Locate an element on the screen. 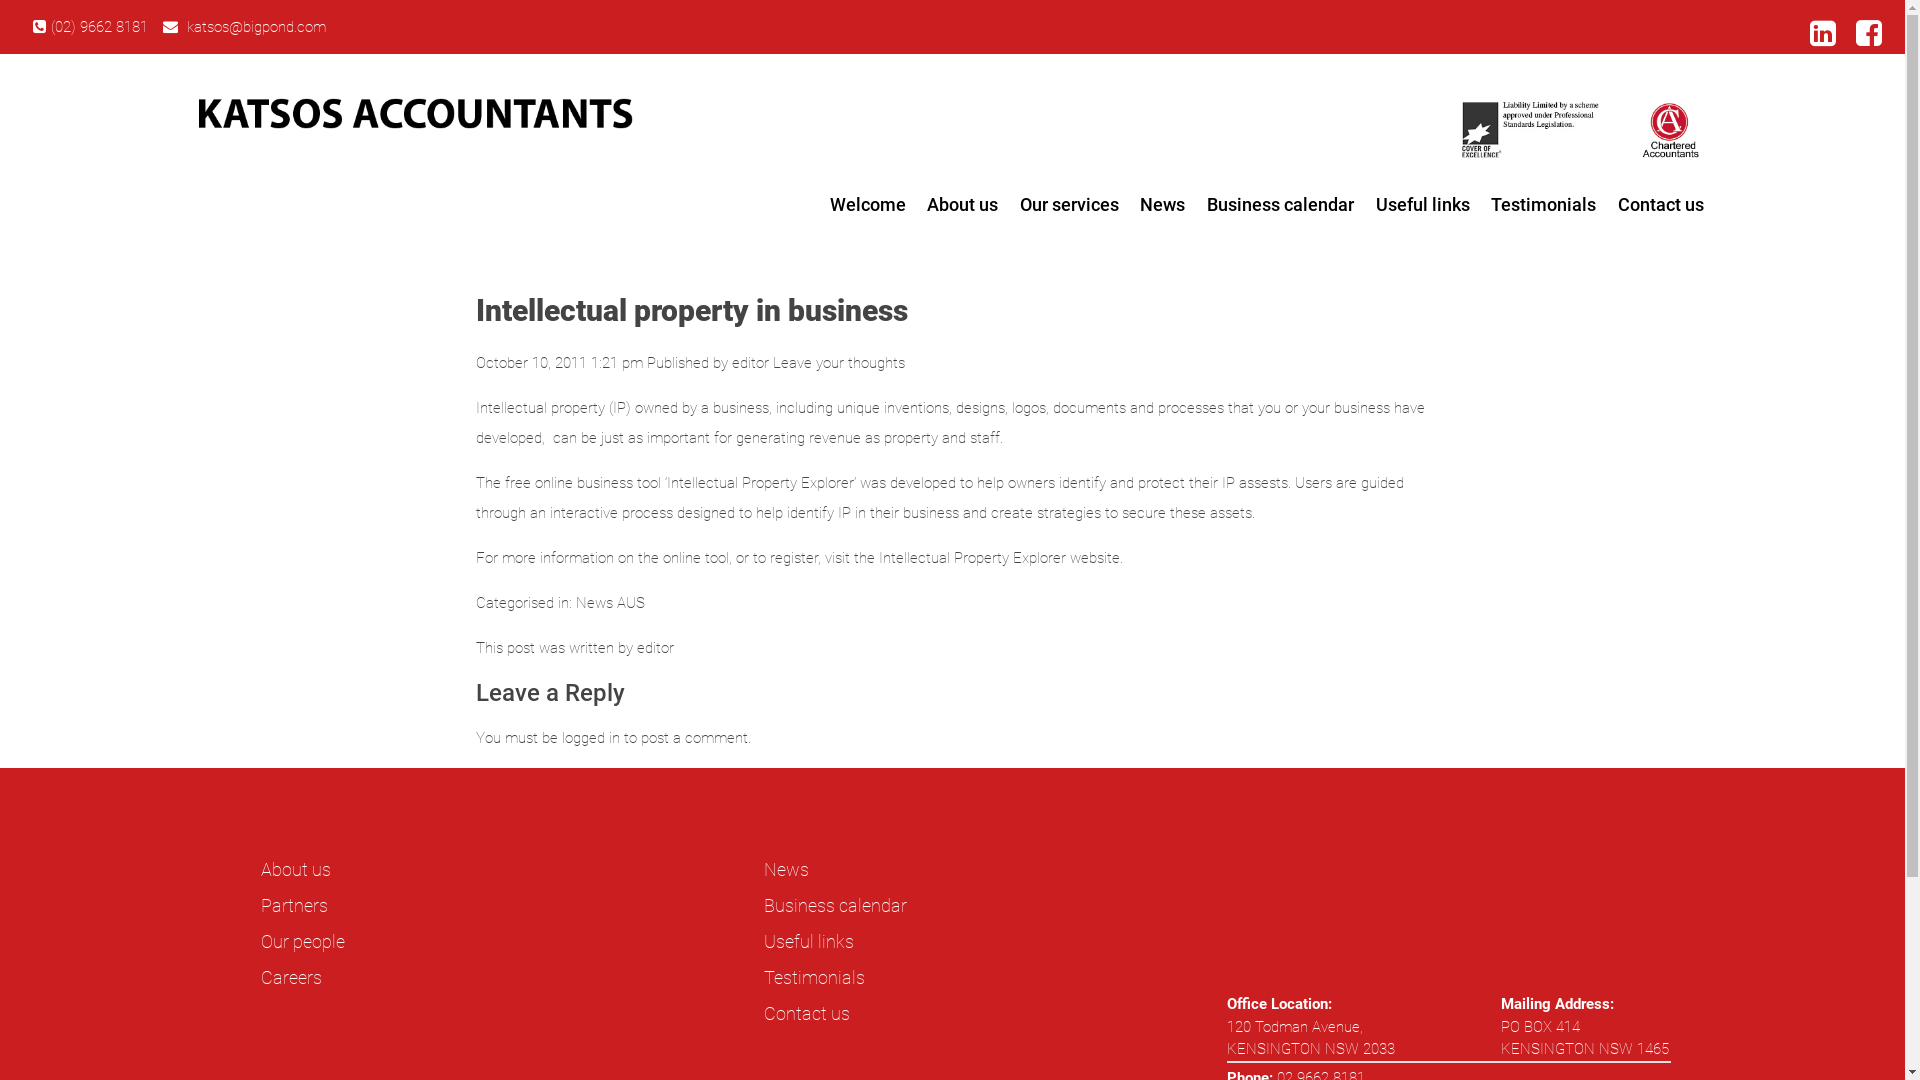 The image size is (1920, 1080). 'logo' is located at coordinates (413, 113).